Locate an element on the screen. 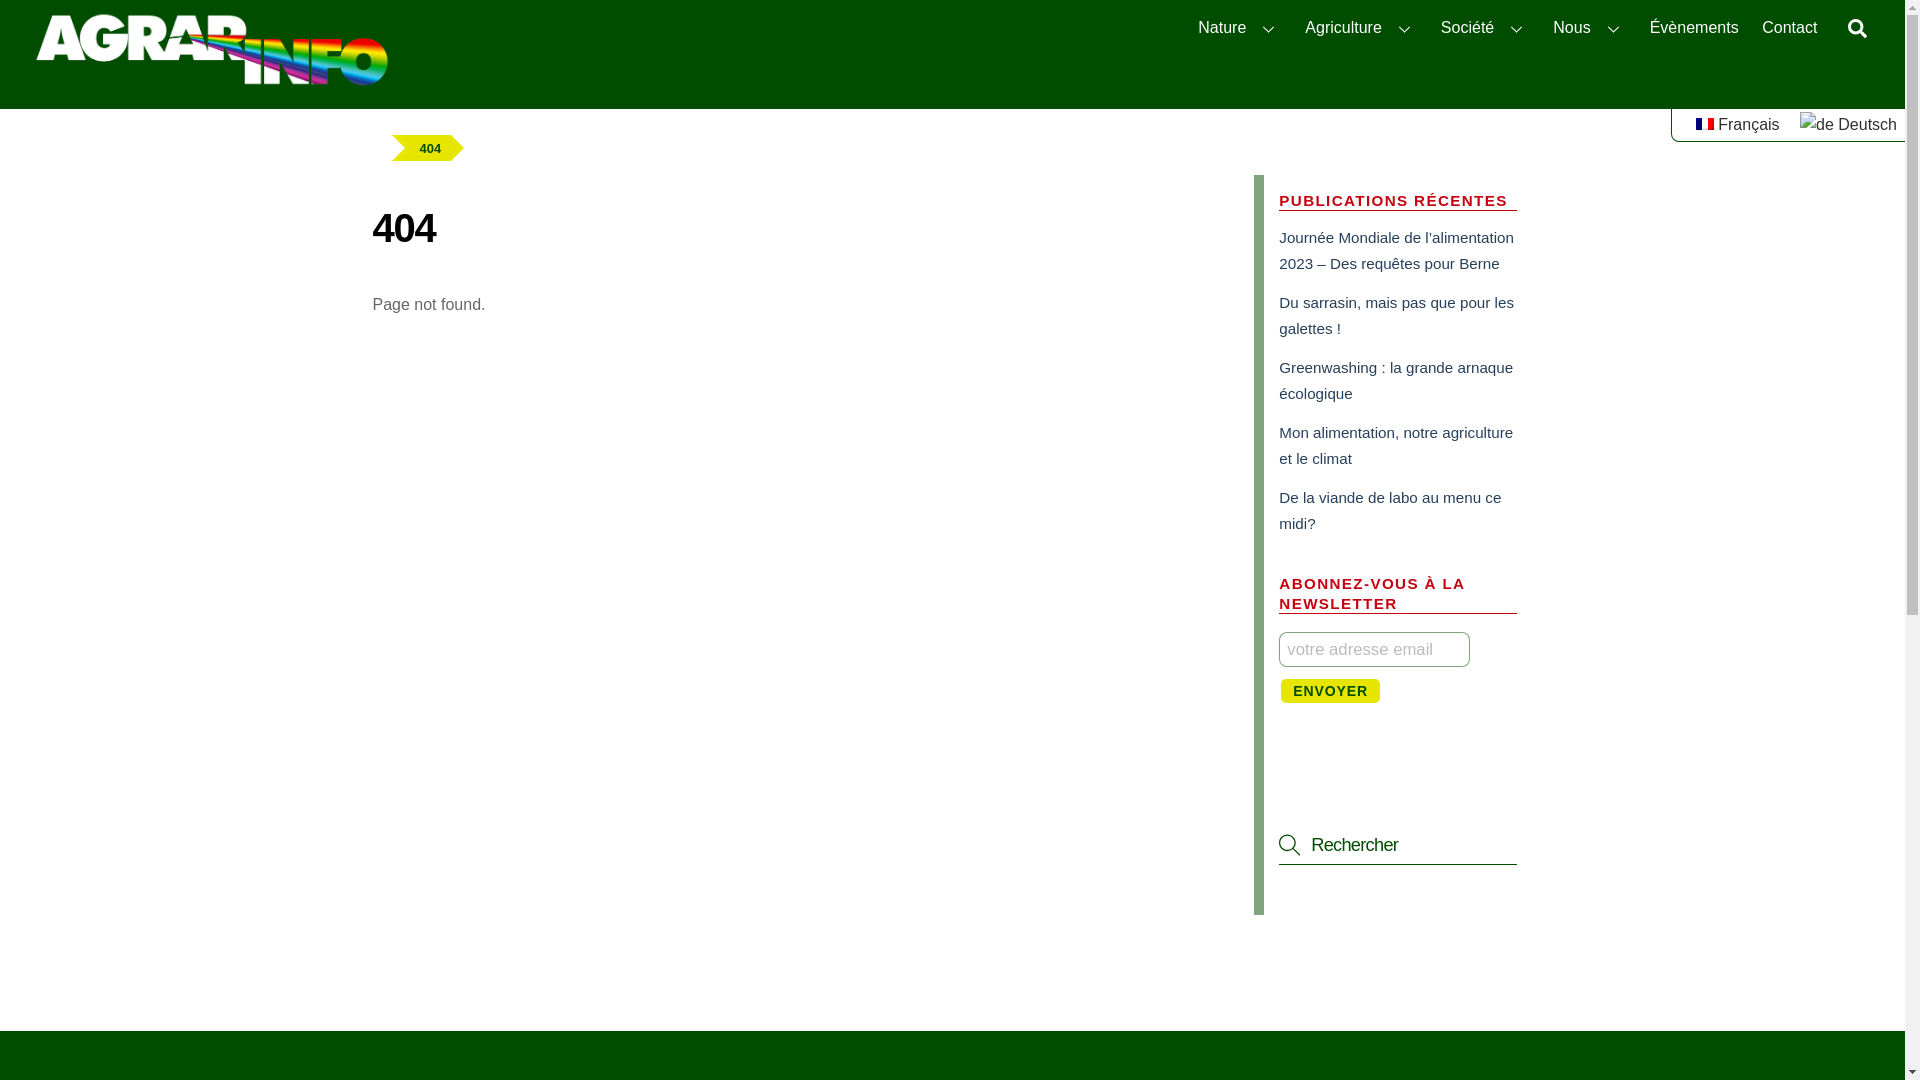  'Deutsch' is located at coordinates (1847, 124).